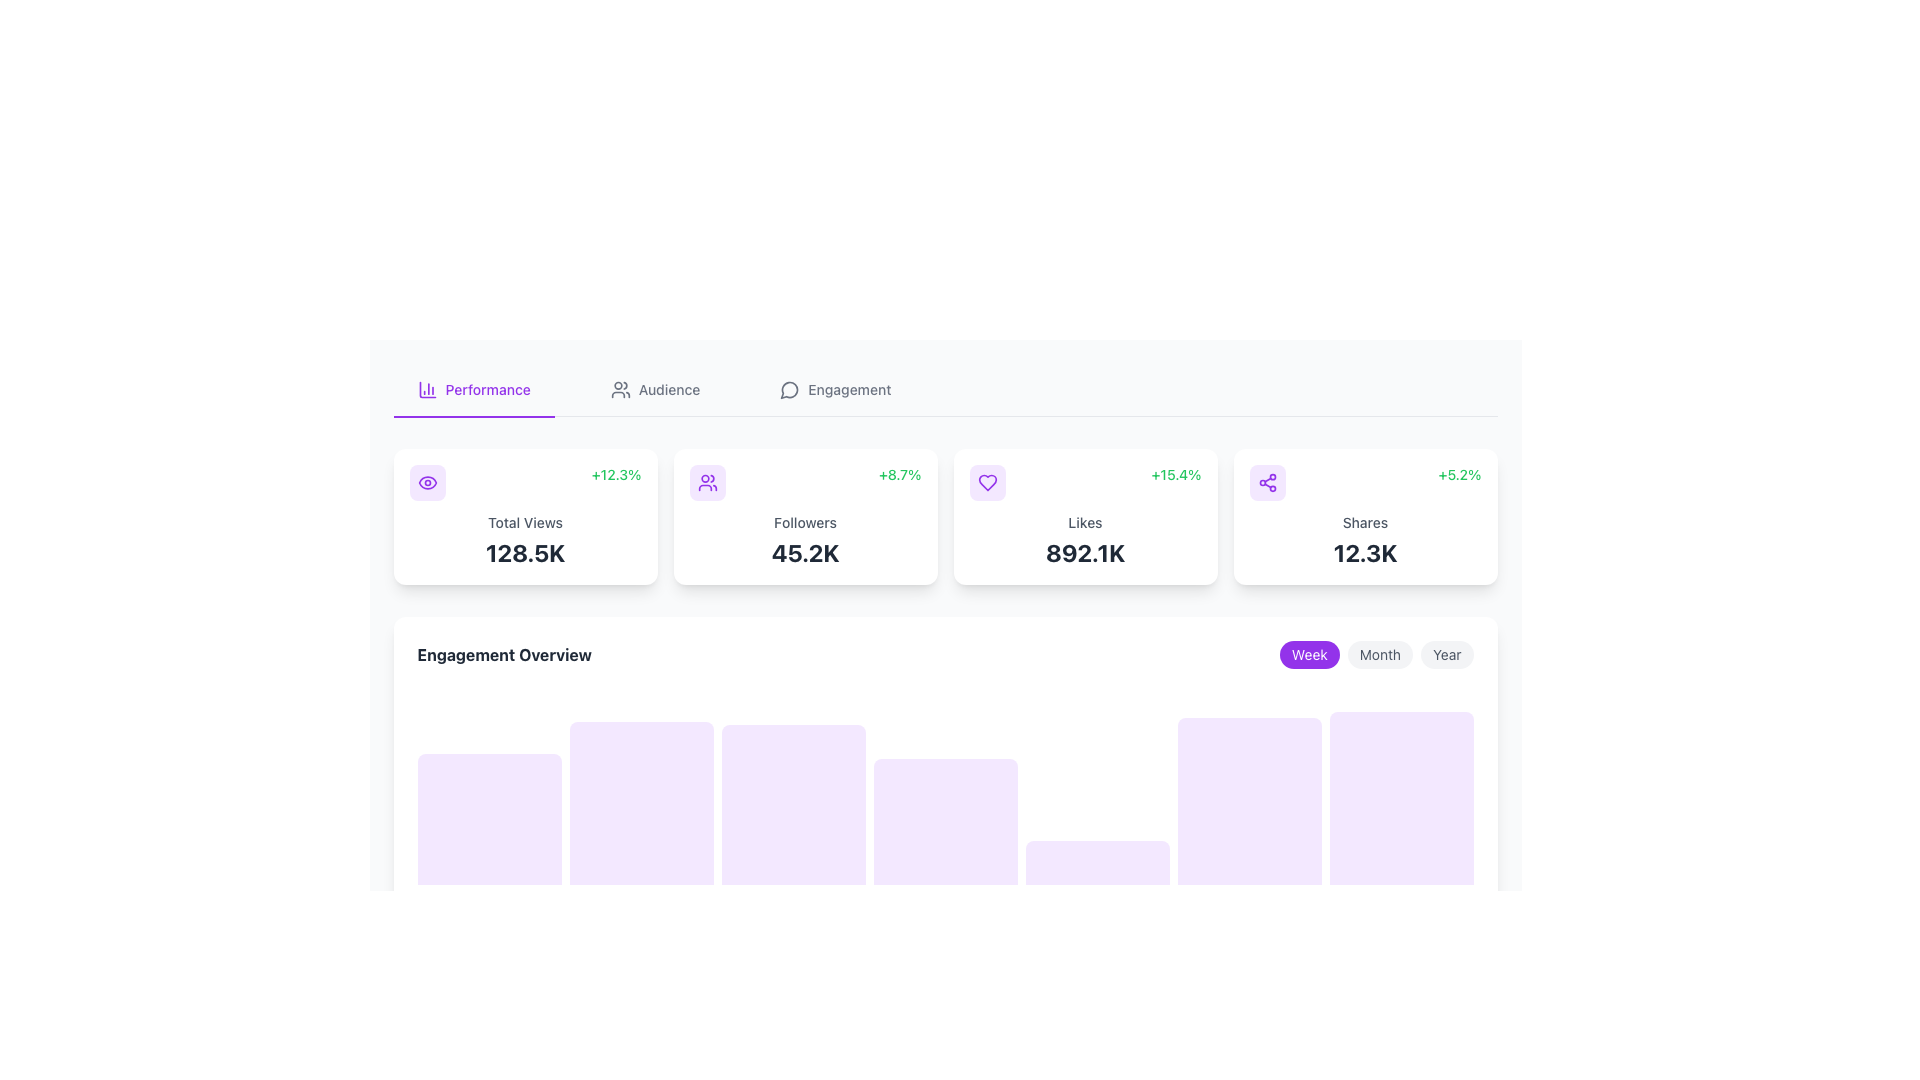 Image resolution: width=1920 pixels, height=1080 pixels. I want to click on the decorative visibility icon located in the third card under the 'Performance' tab, which is centered within a purple-tinted rounded rectangle, so click(426, 482).